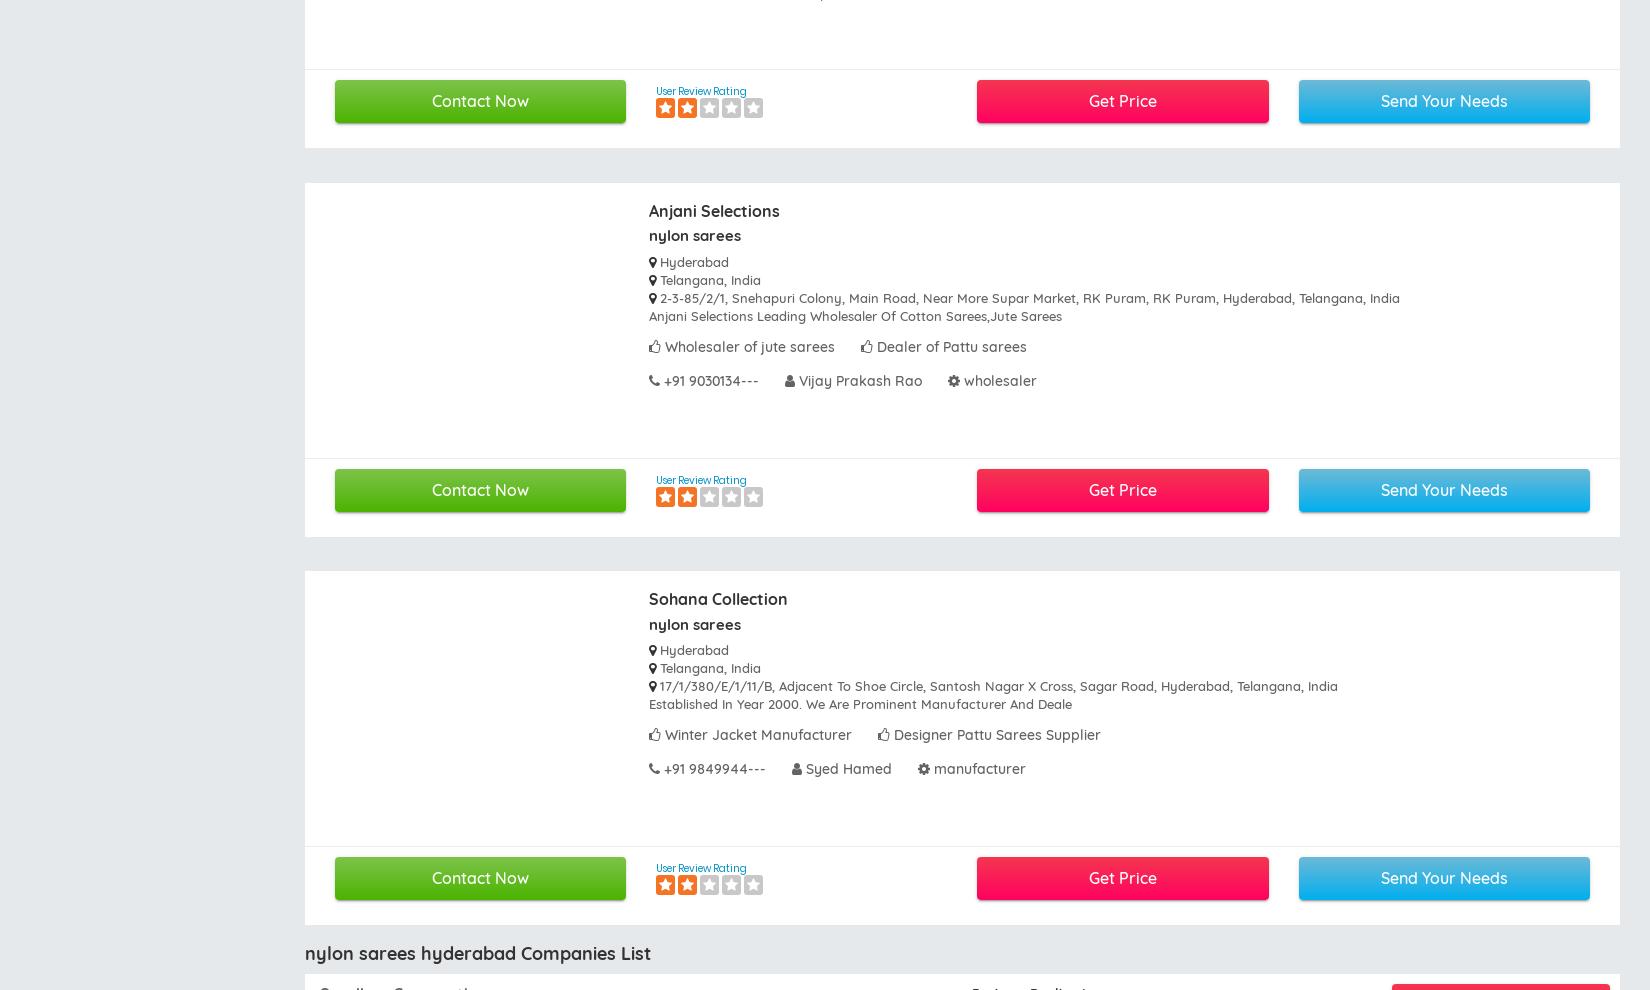  Describe the element at coordinates (906, 676) in the screenshot. I see `'Contact Us'` at that location.